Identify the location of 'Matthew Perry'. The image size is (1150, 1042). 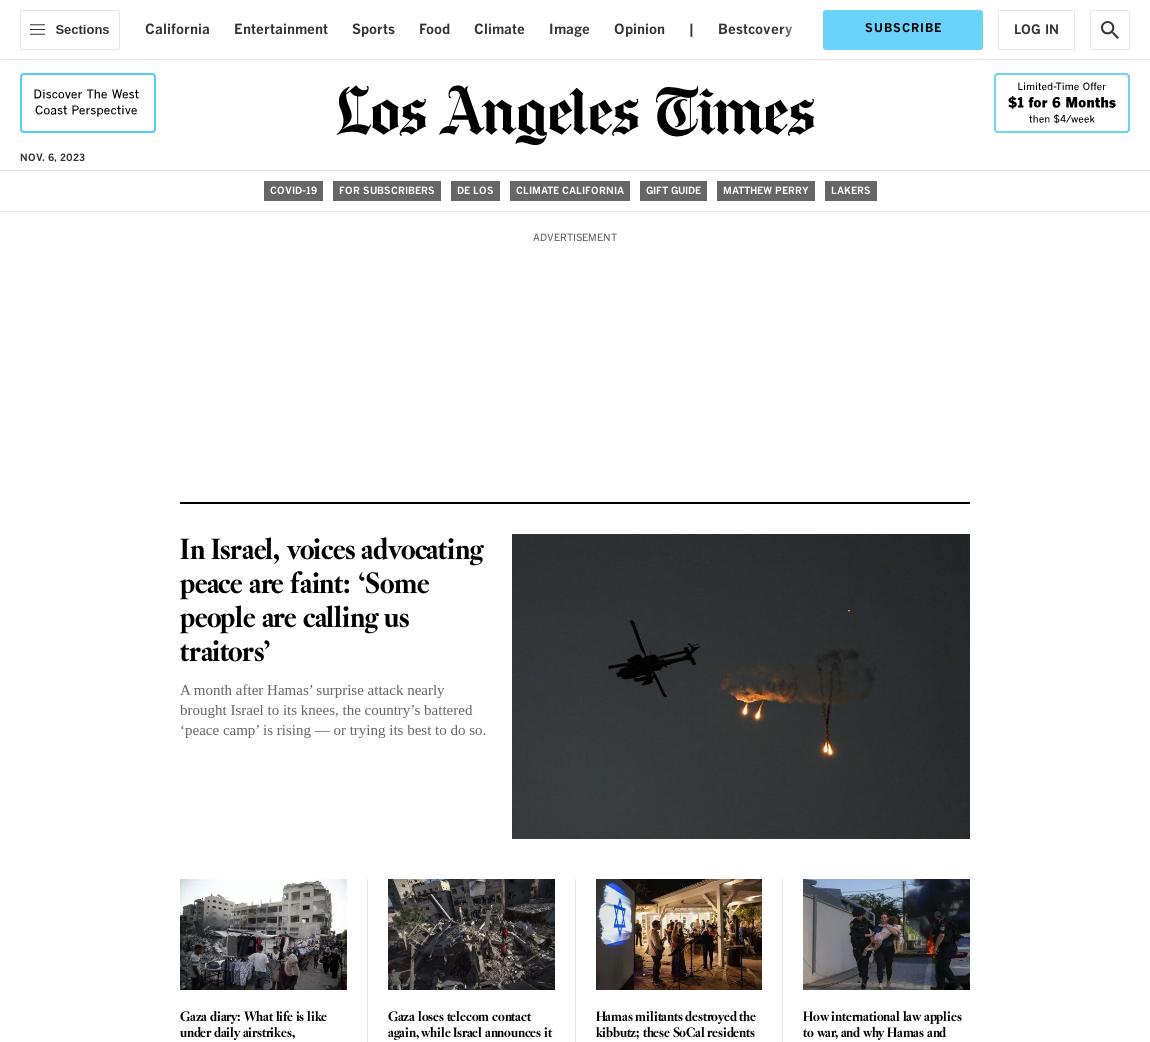
(720, 189).